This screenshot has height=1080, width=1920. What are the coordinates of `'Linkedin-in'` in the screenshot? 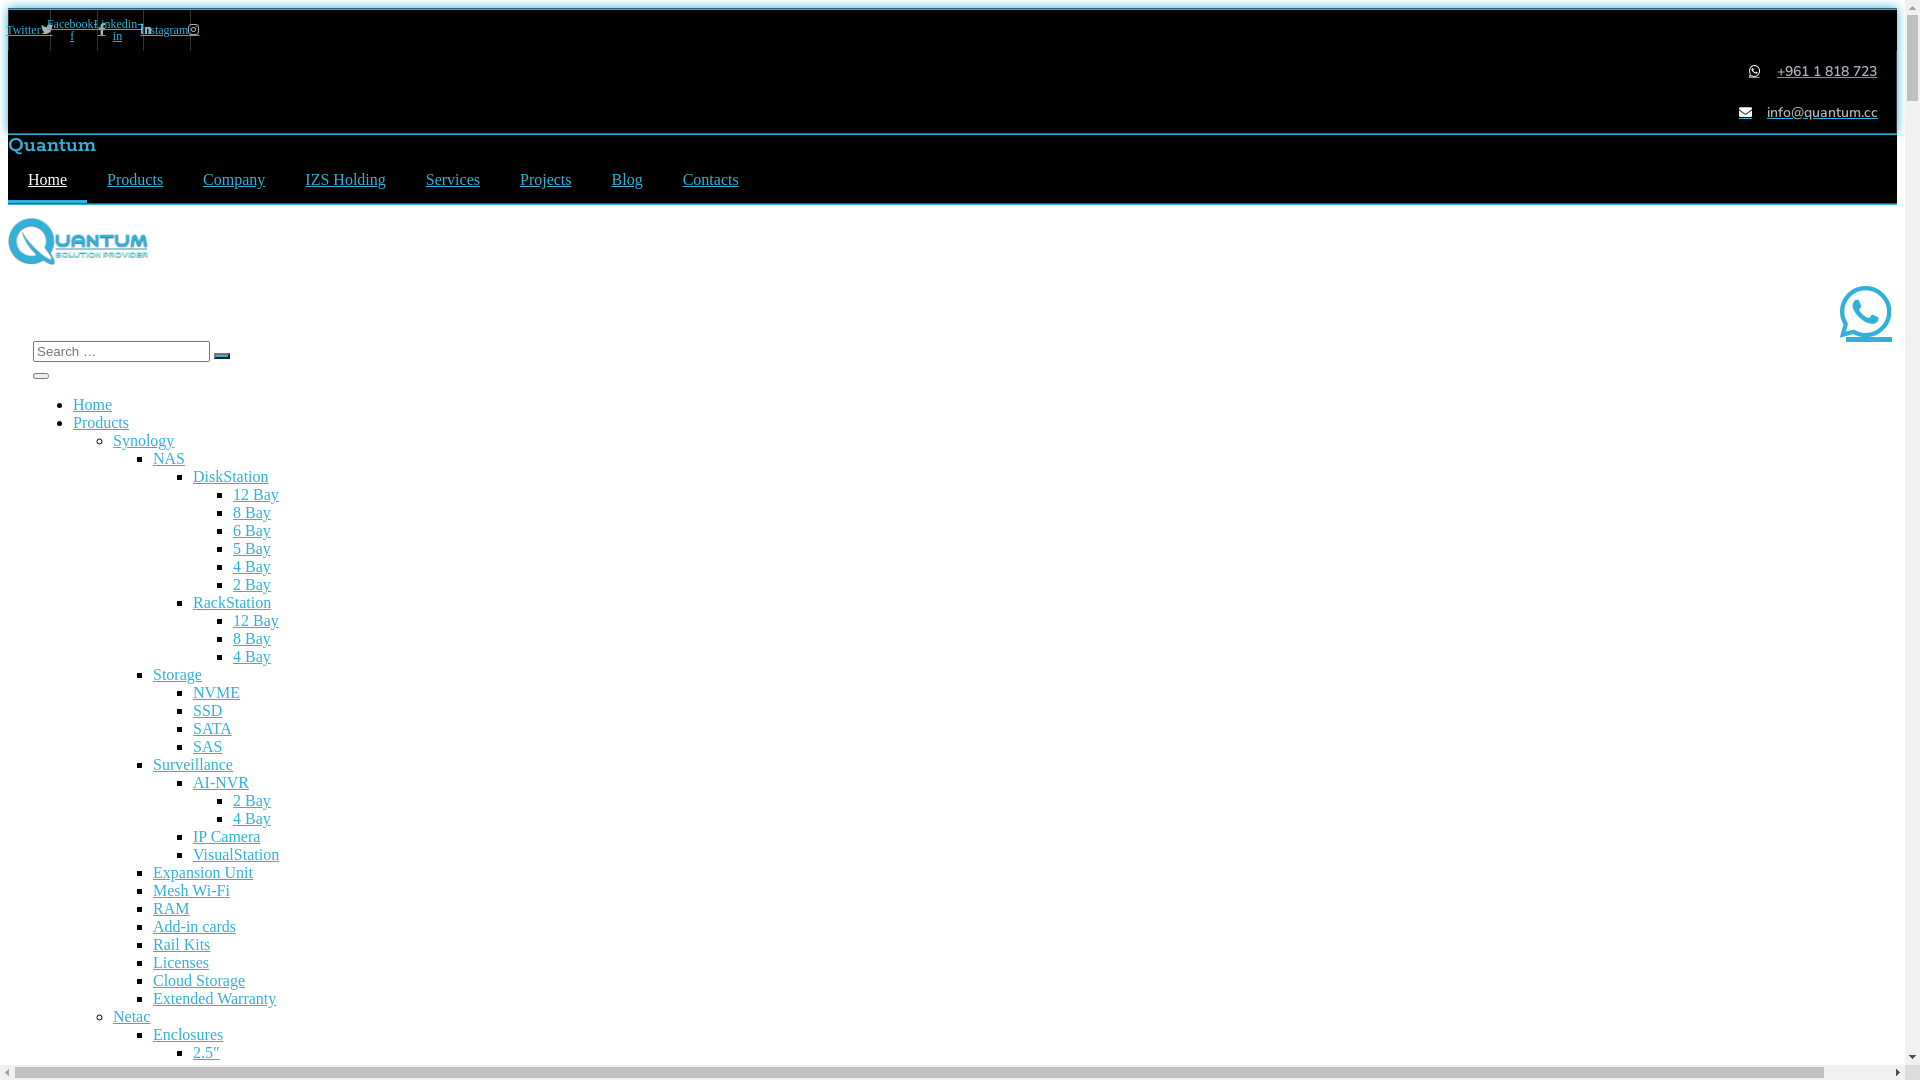 It's located at (123, 30).